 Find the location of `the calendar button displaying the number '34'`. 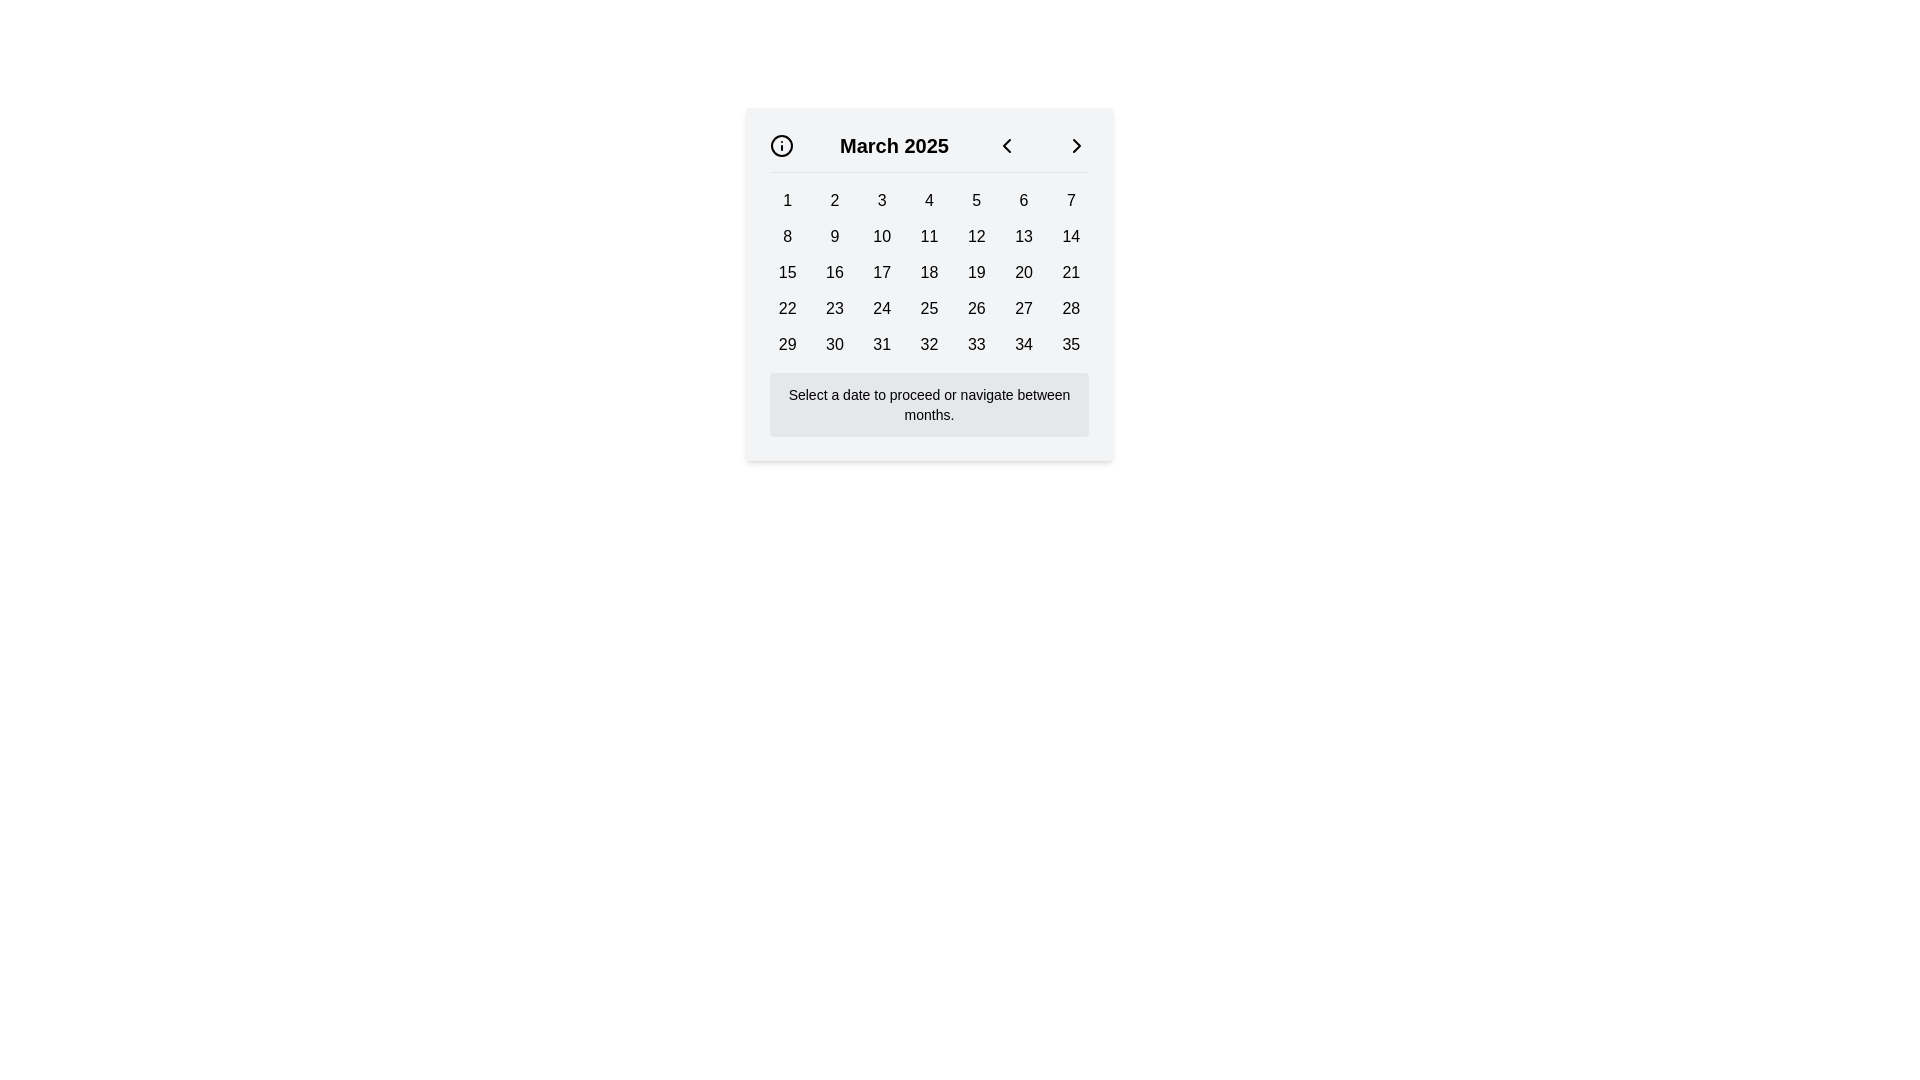

the calendar button displaying the number '34' is located at coordinates (1024, 343).